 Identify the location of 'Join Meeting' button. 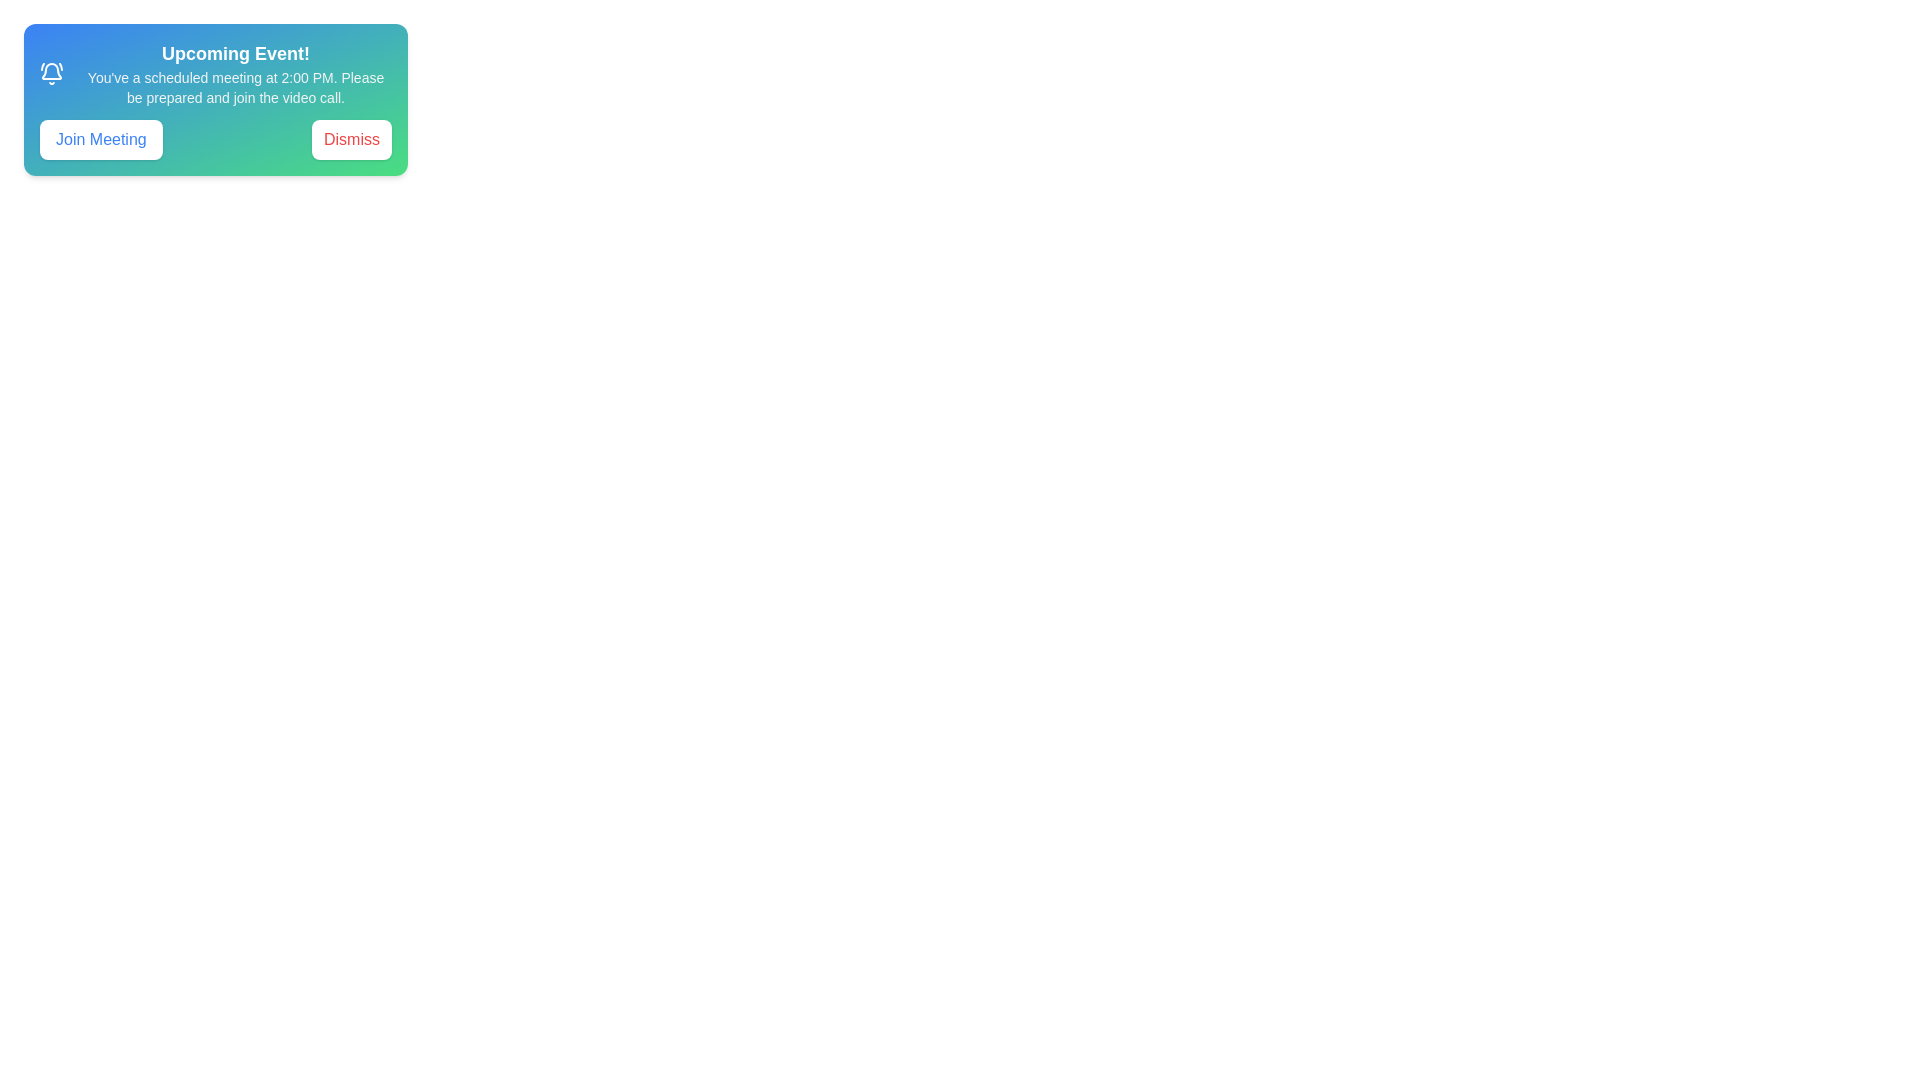
(99, 138).